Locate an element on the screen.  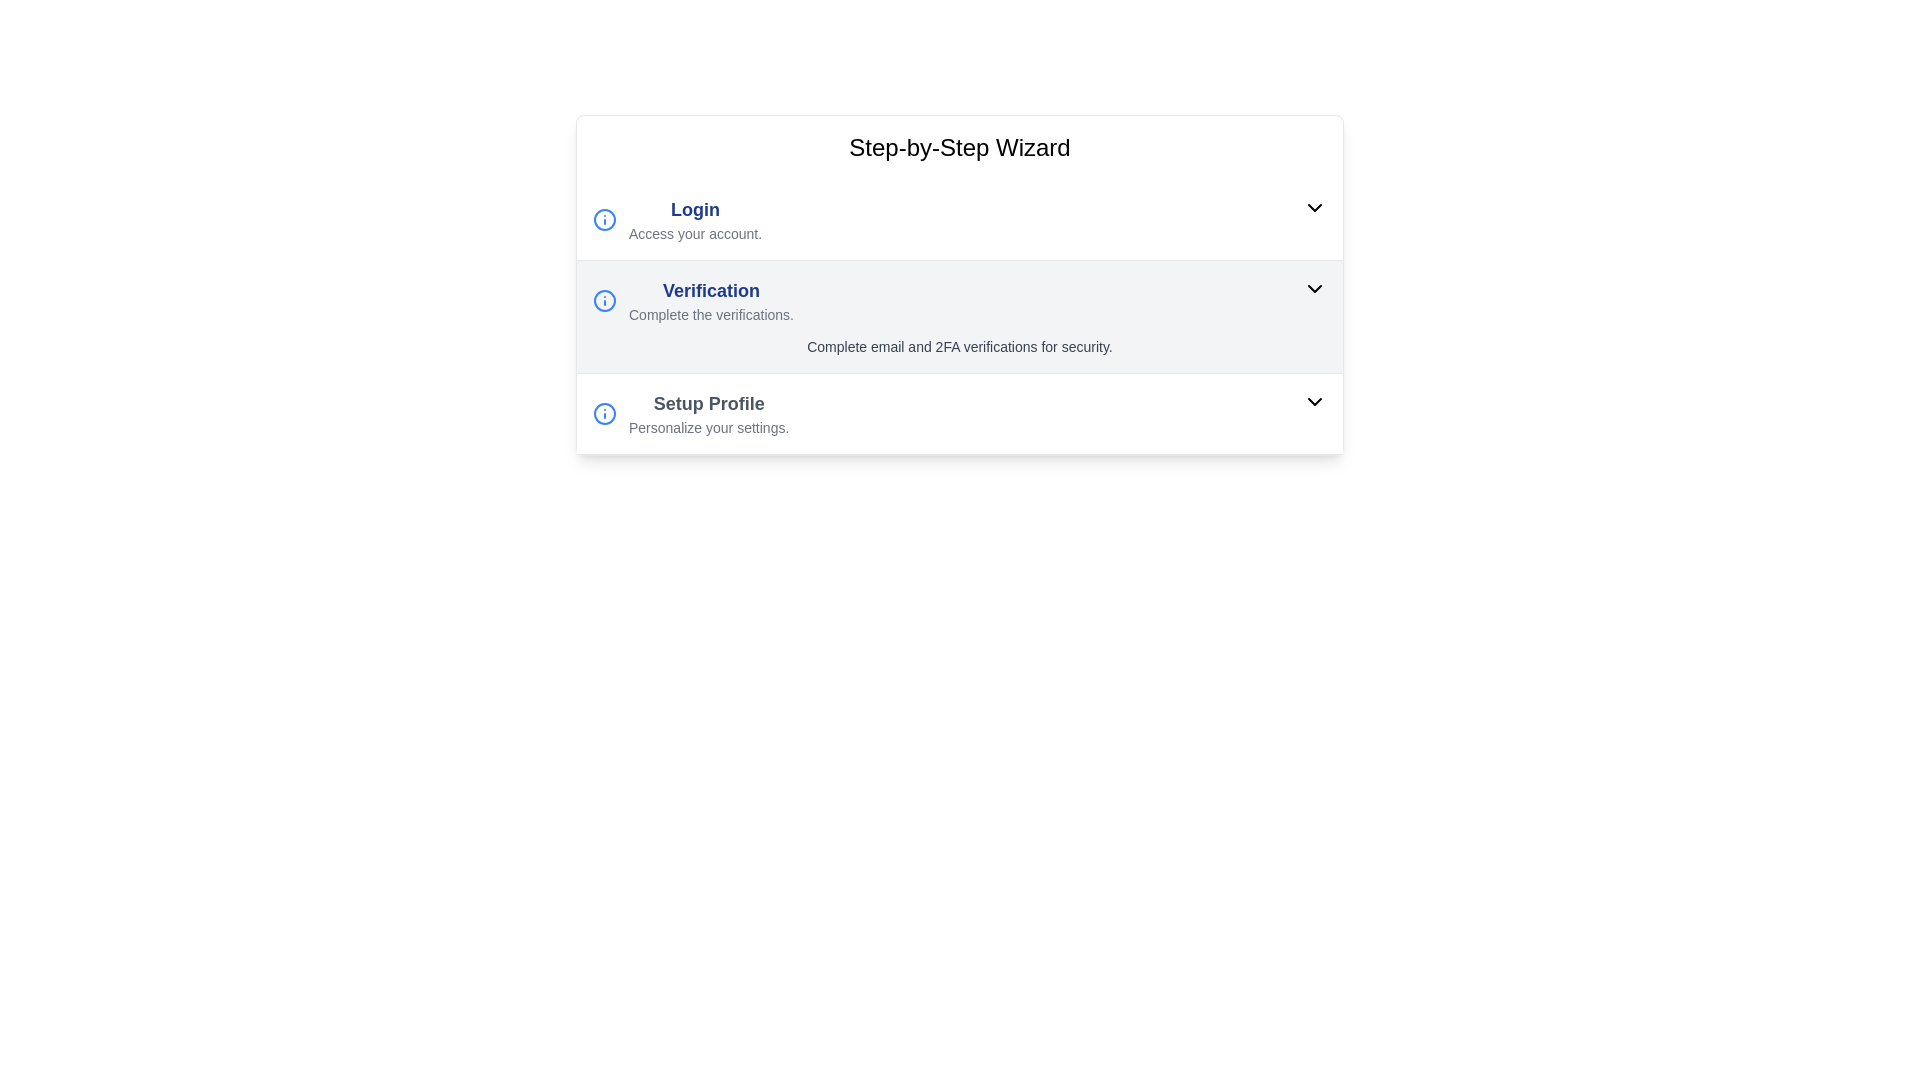
the small triangular-shaped icon pointing downward in the top-right section of the 'Login' interactive card to interact with it is located at coordinates (1315, 208).